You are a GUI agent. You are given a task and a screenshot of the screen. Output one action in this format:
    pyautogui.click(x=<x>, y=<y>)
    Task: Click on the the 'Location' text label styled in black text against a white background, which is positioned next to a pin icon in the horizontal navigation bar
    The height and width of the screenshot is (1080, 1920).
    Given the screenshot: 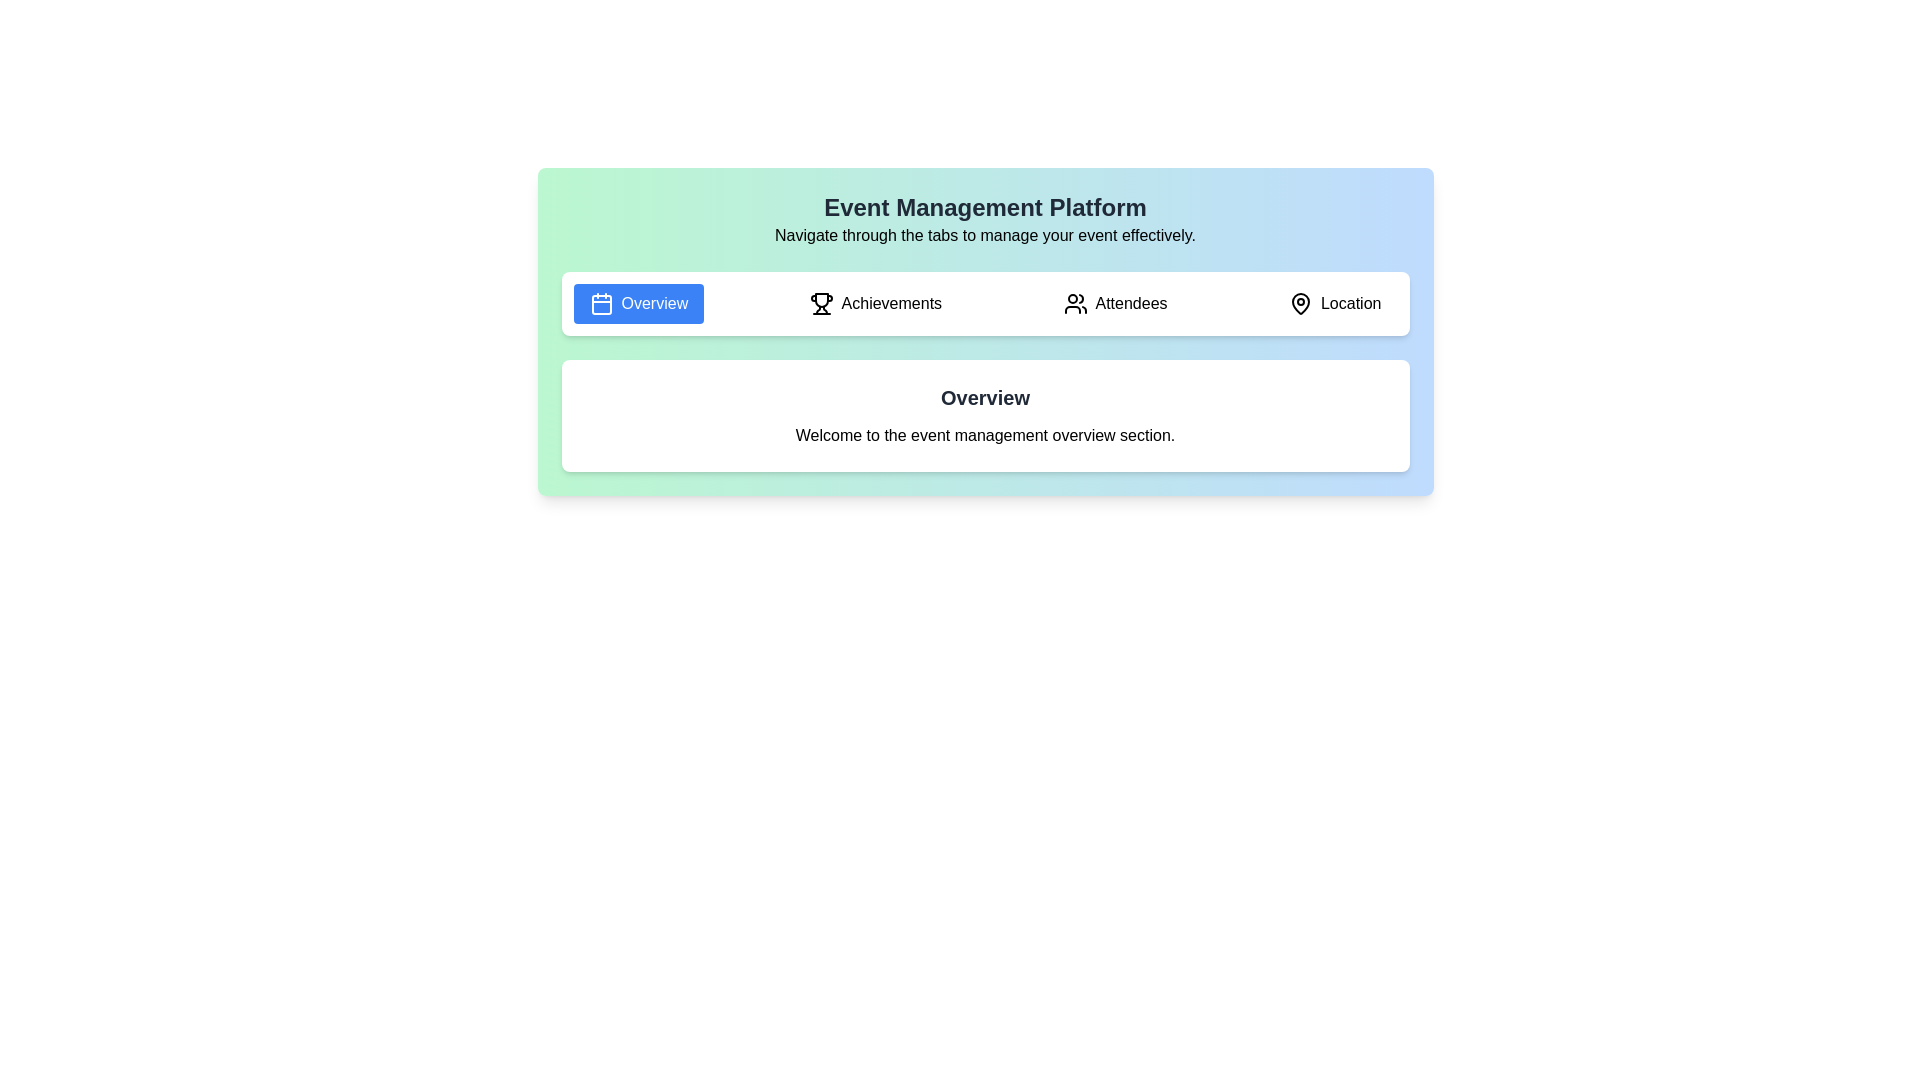 What is the action you would take?
    pyautogui.click(x=1351, y=304)
    